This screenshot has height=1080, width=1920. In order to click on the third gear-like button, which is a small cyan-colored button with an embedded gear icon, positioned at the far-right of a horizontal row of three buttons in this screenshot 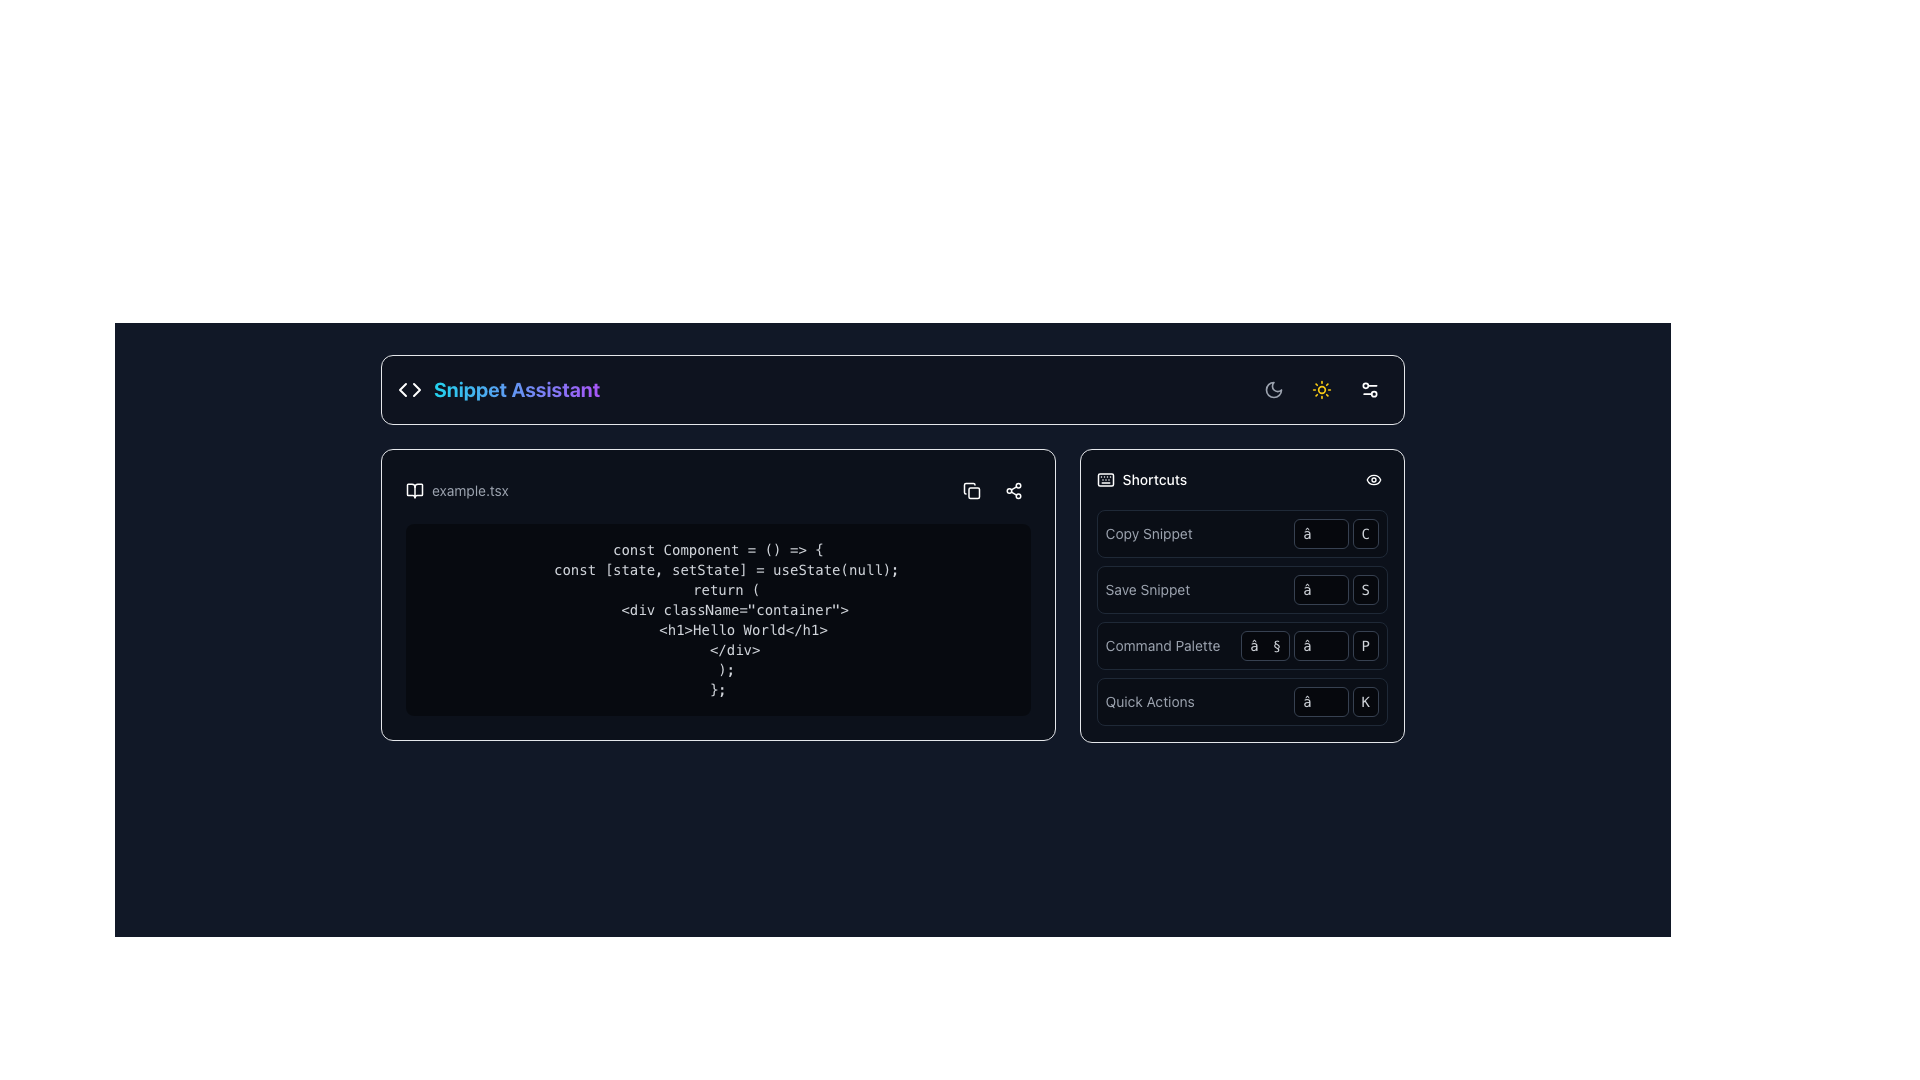, I will do `click(1368, 389)`.